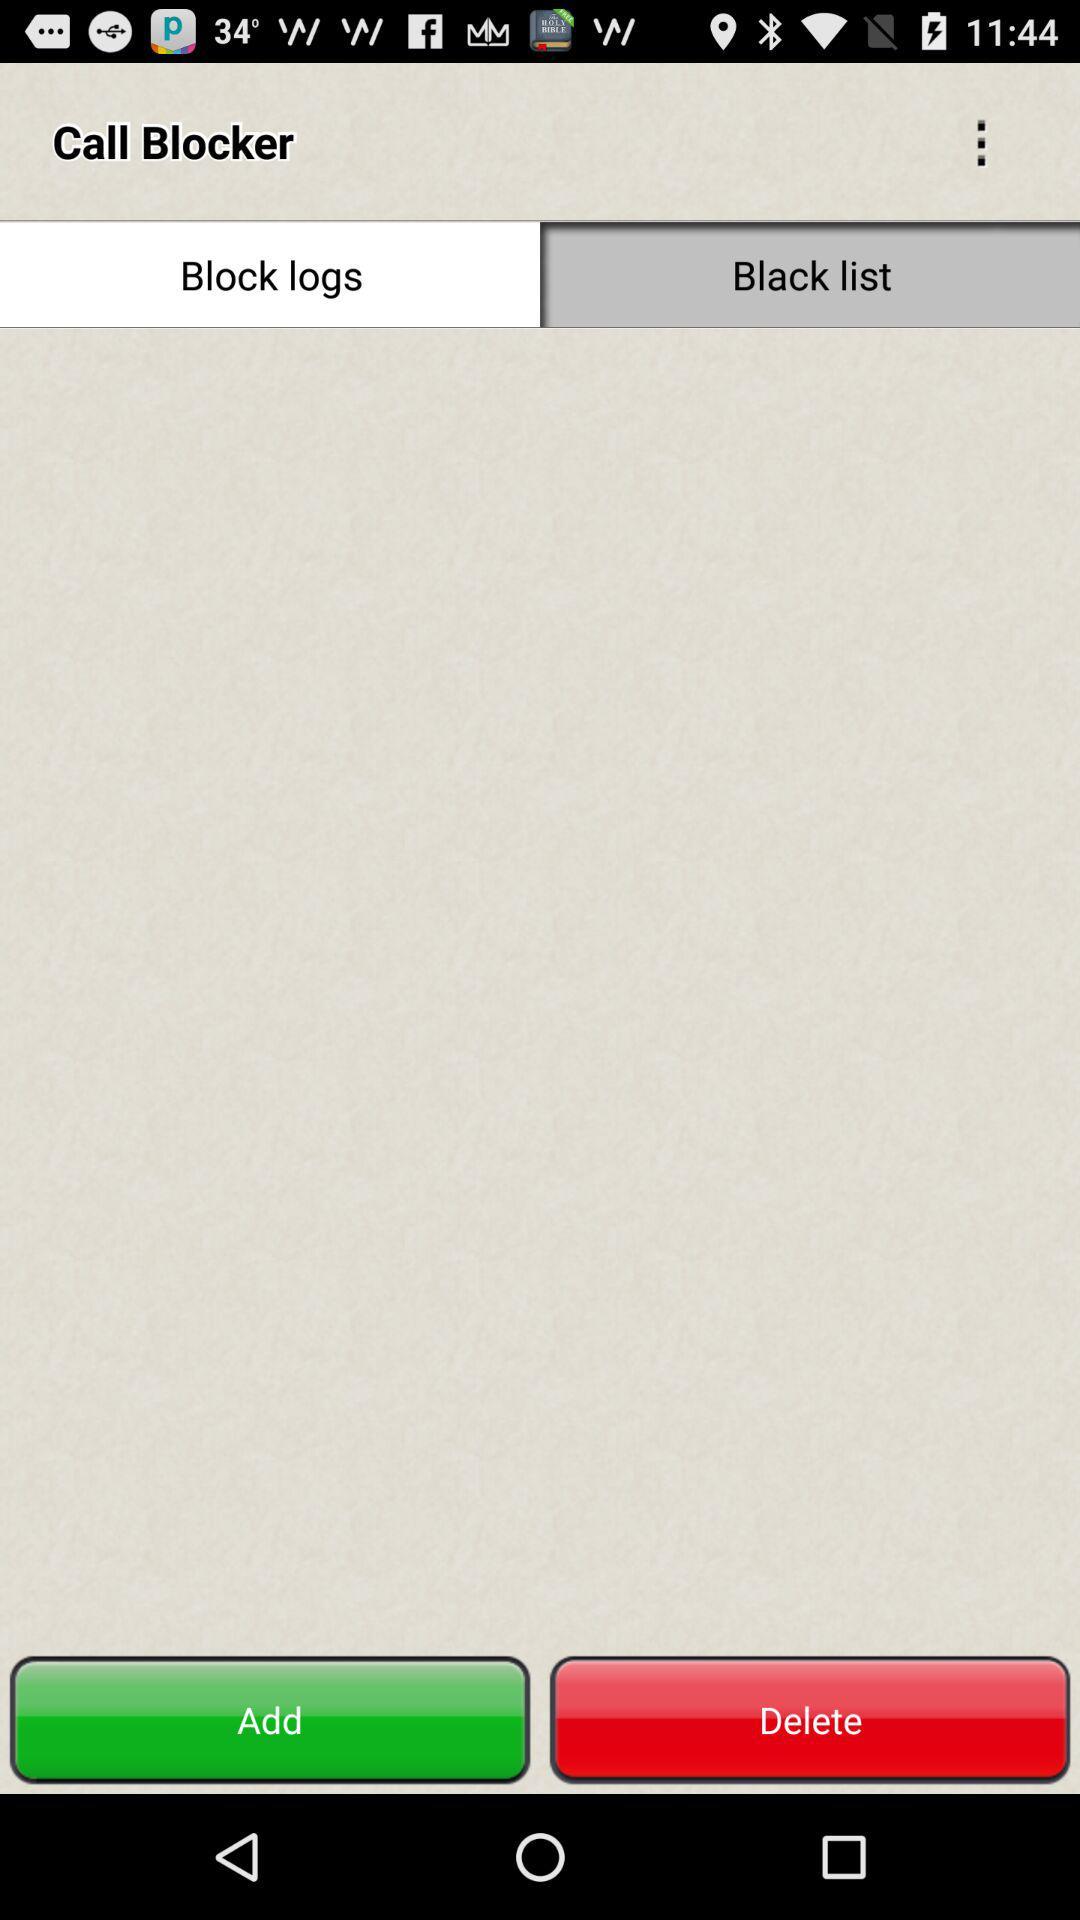 The height and width of the screenshot is (1920, 1080). I want to click on the more icon, so click(980, 150).